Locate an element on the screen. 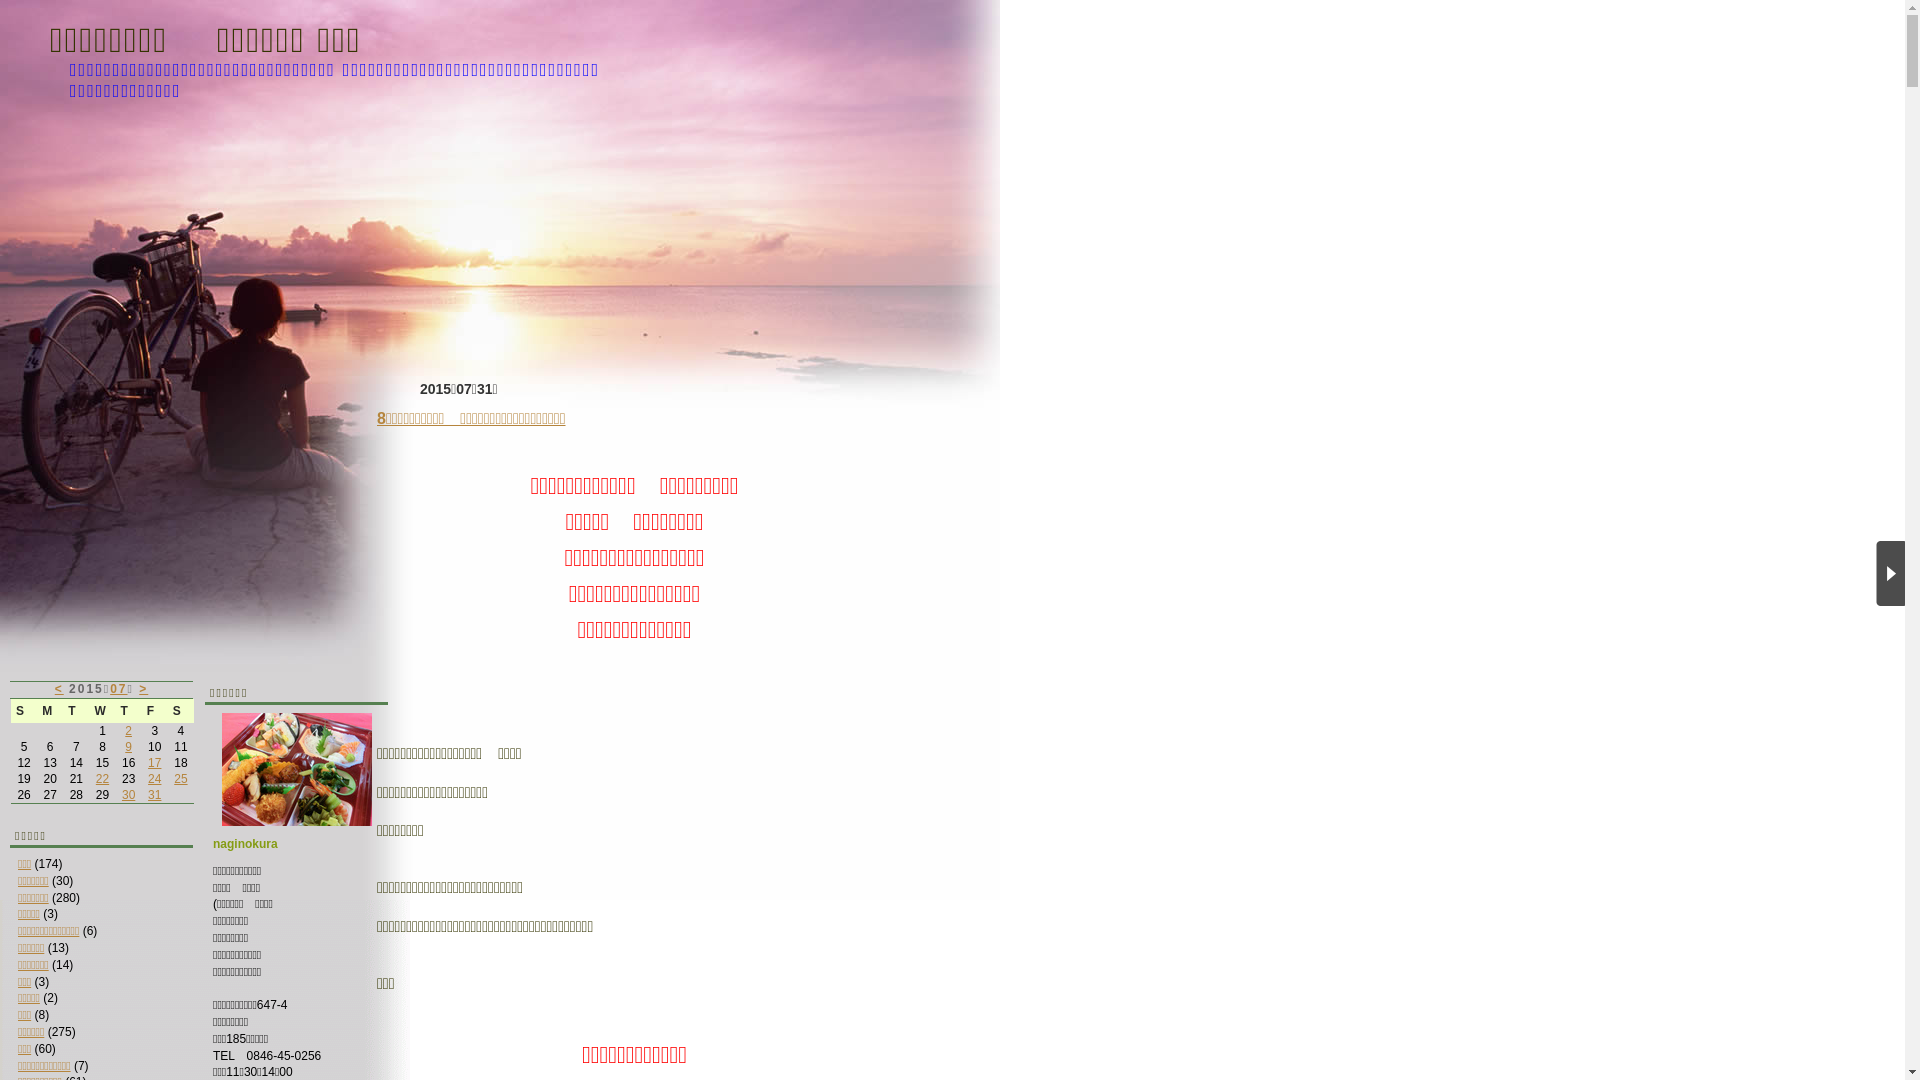 Image resolution: width=1920 pixels, height=1080 pixels. '<' is located at coordinates (59, 688).